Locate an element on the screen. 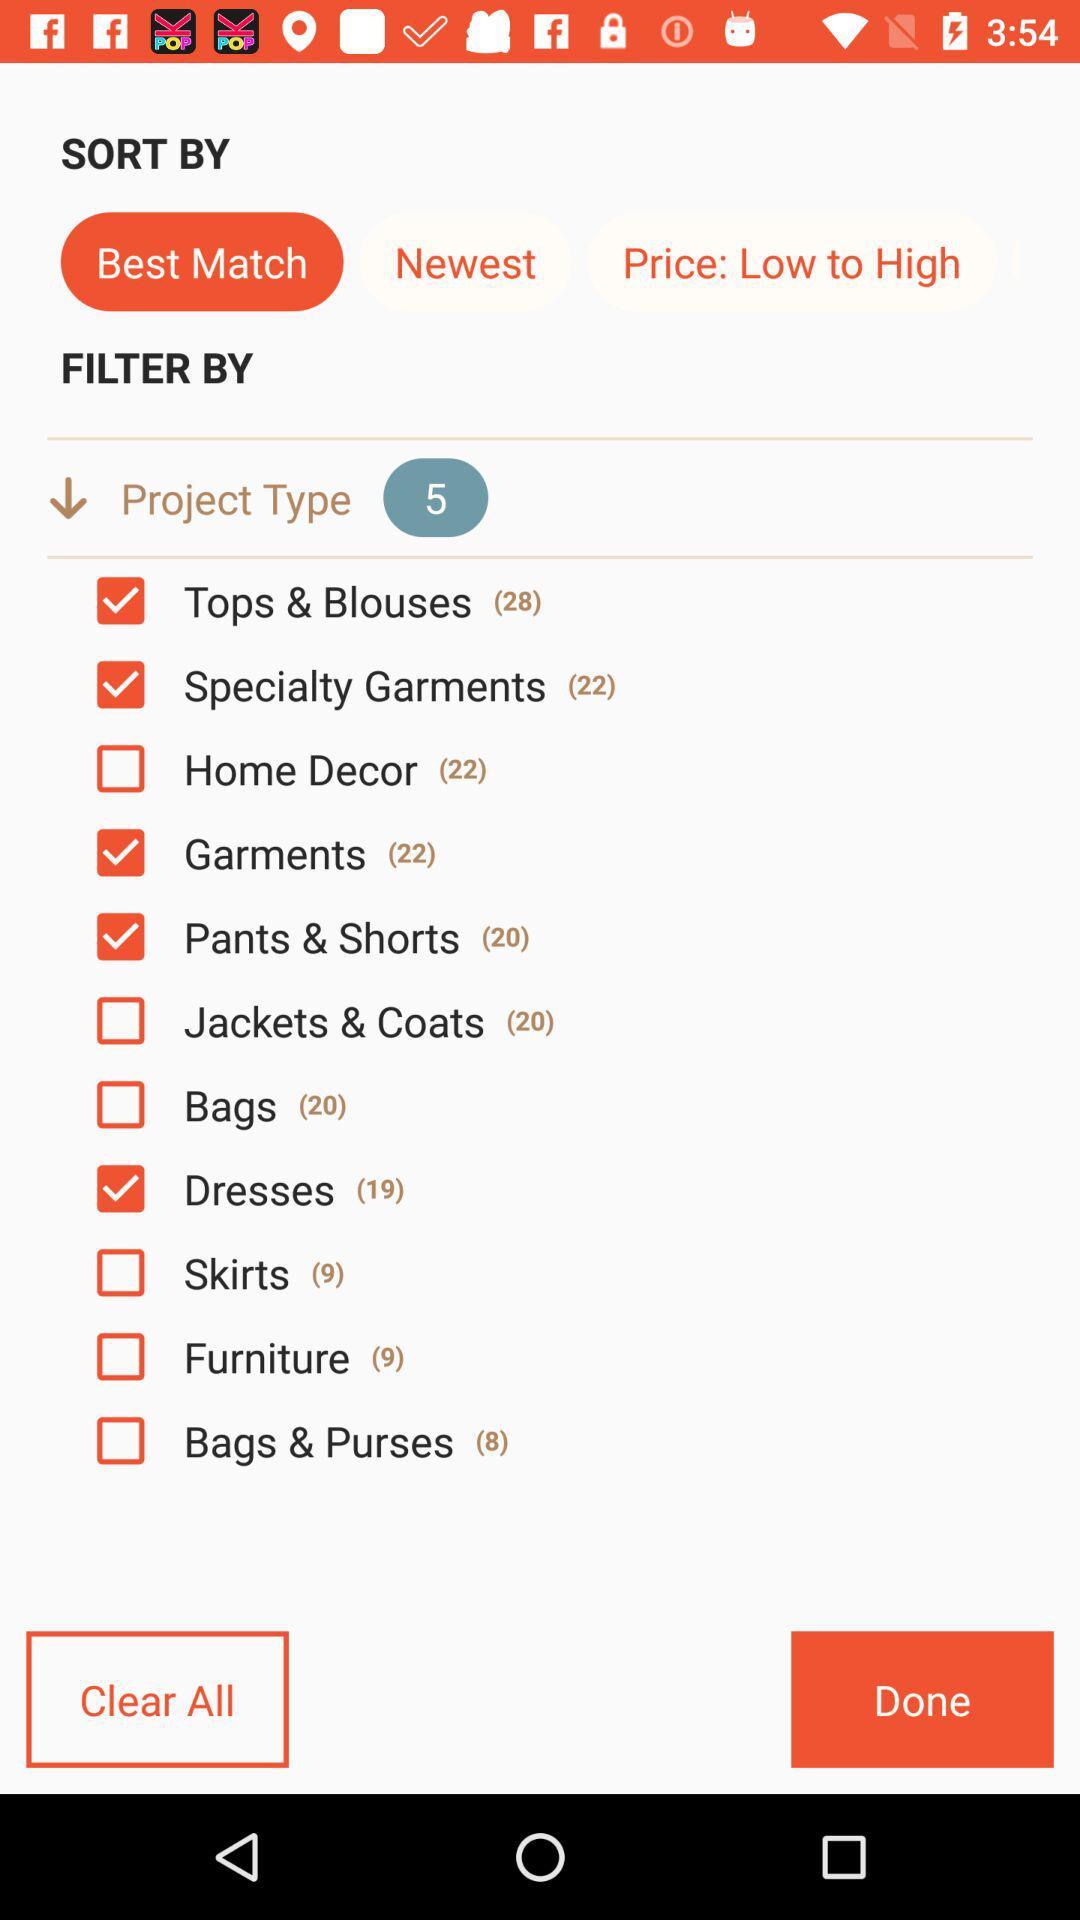 Image resolution: width=1080 pixels, height=1920 pixels. the checkbox of the home decor is located at coordinates (120, 767).